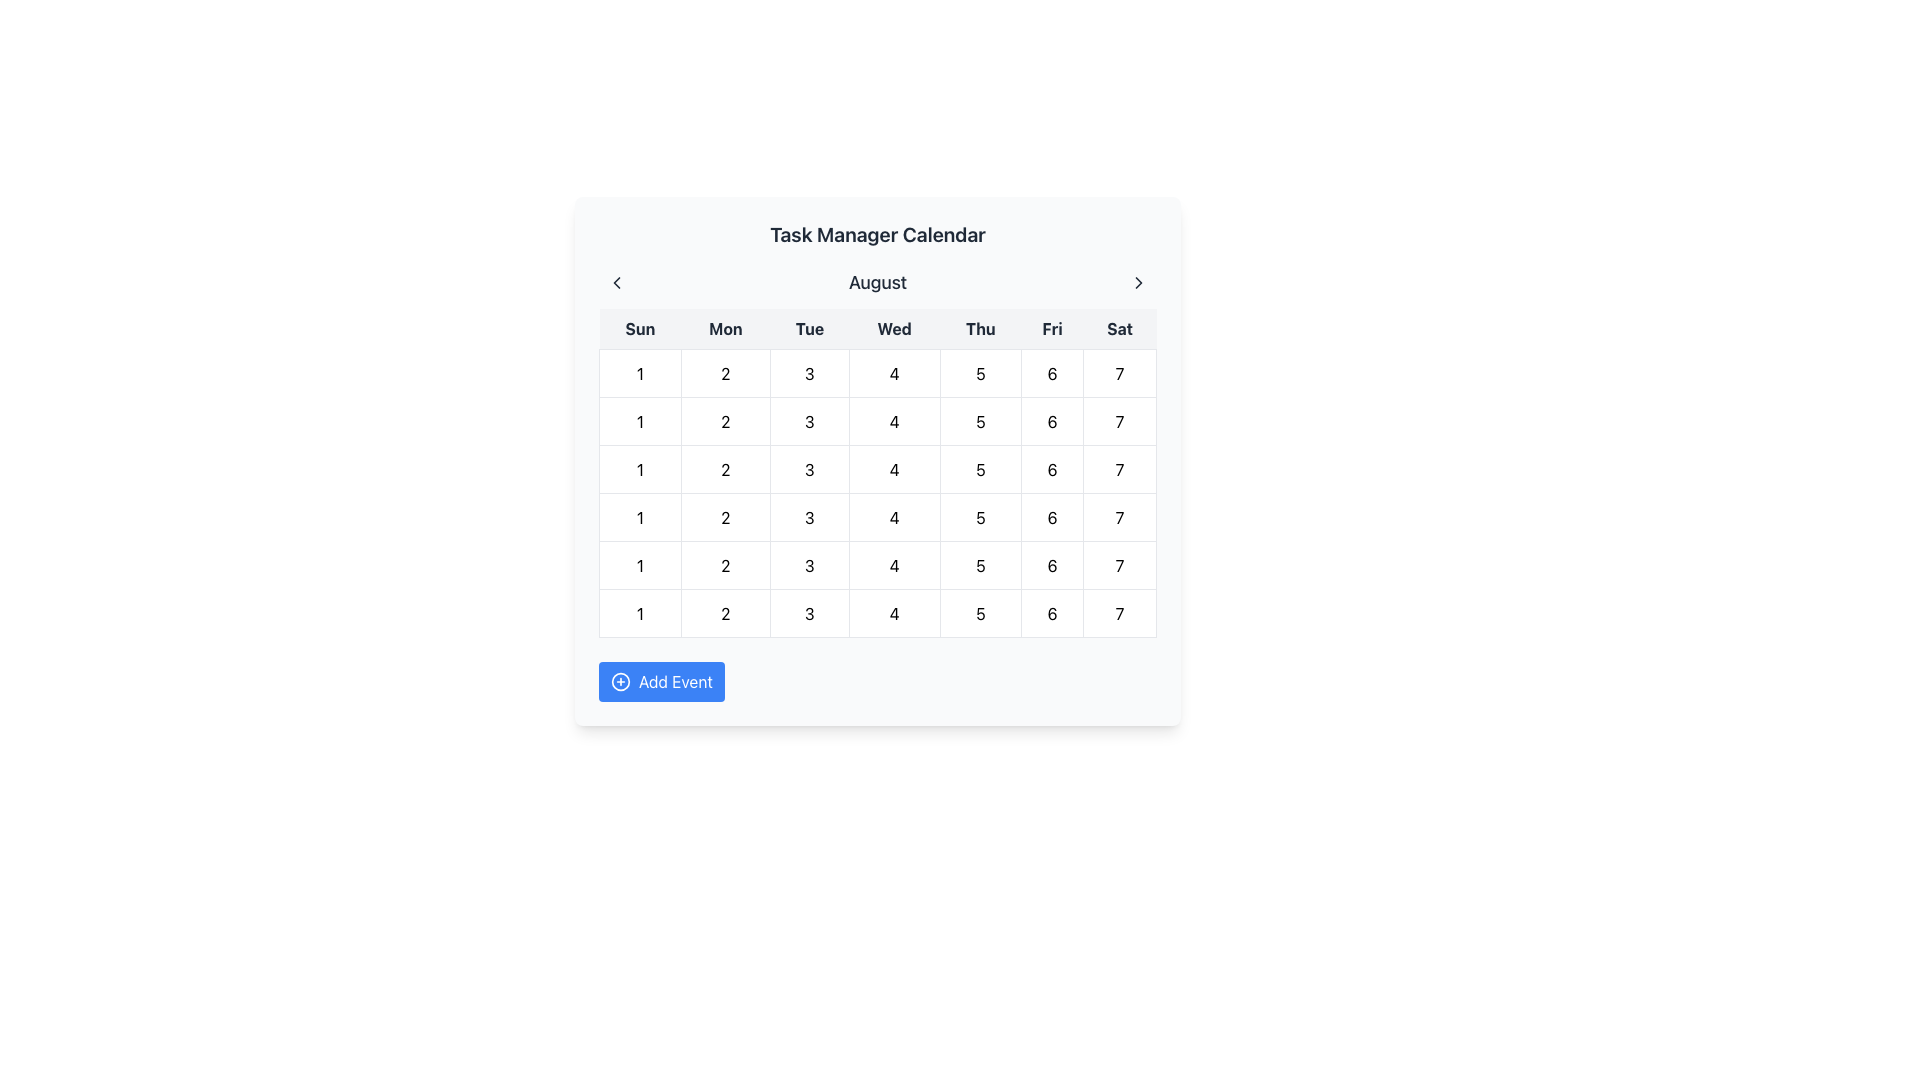  Describe the element at coordinates (809, 516) in the screenshot. I see `to select the date '3' in the calendar's third cell of the third column` at that location.